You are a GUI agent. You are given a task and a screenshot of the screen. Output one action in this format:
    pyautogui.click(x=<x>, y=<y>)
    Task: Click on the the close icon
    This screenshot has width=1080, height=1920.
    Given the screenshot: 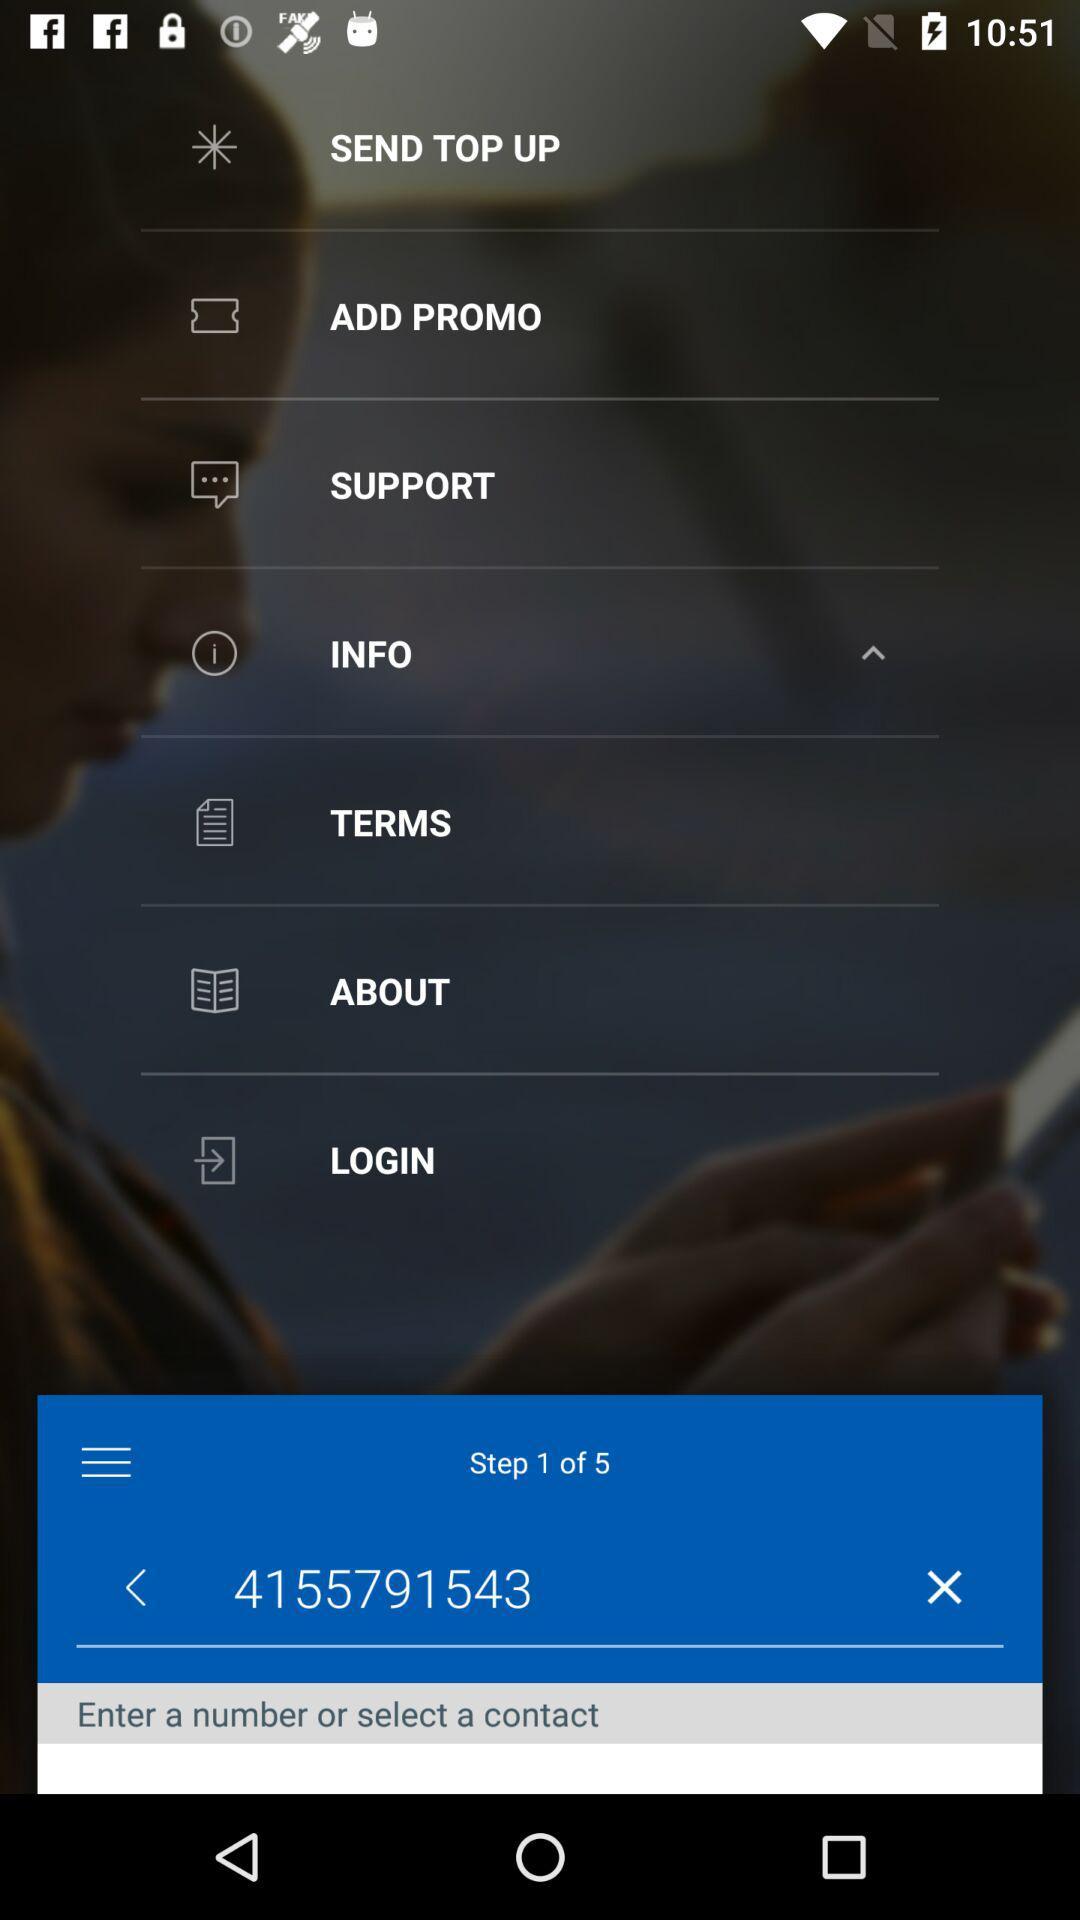 What is the action you would take?
    pyautogui.click(x=944, y=1586)
    